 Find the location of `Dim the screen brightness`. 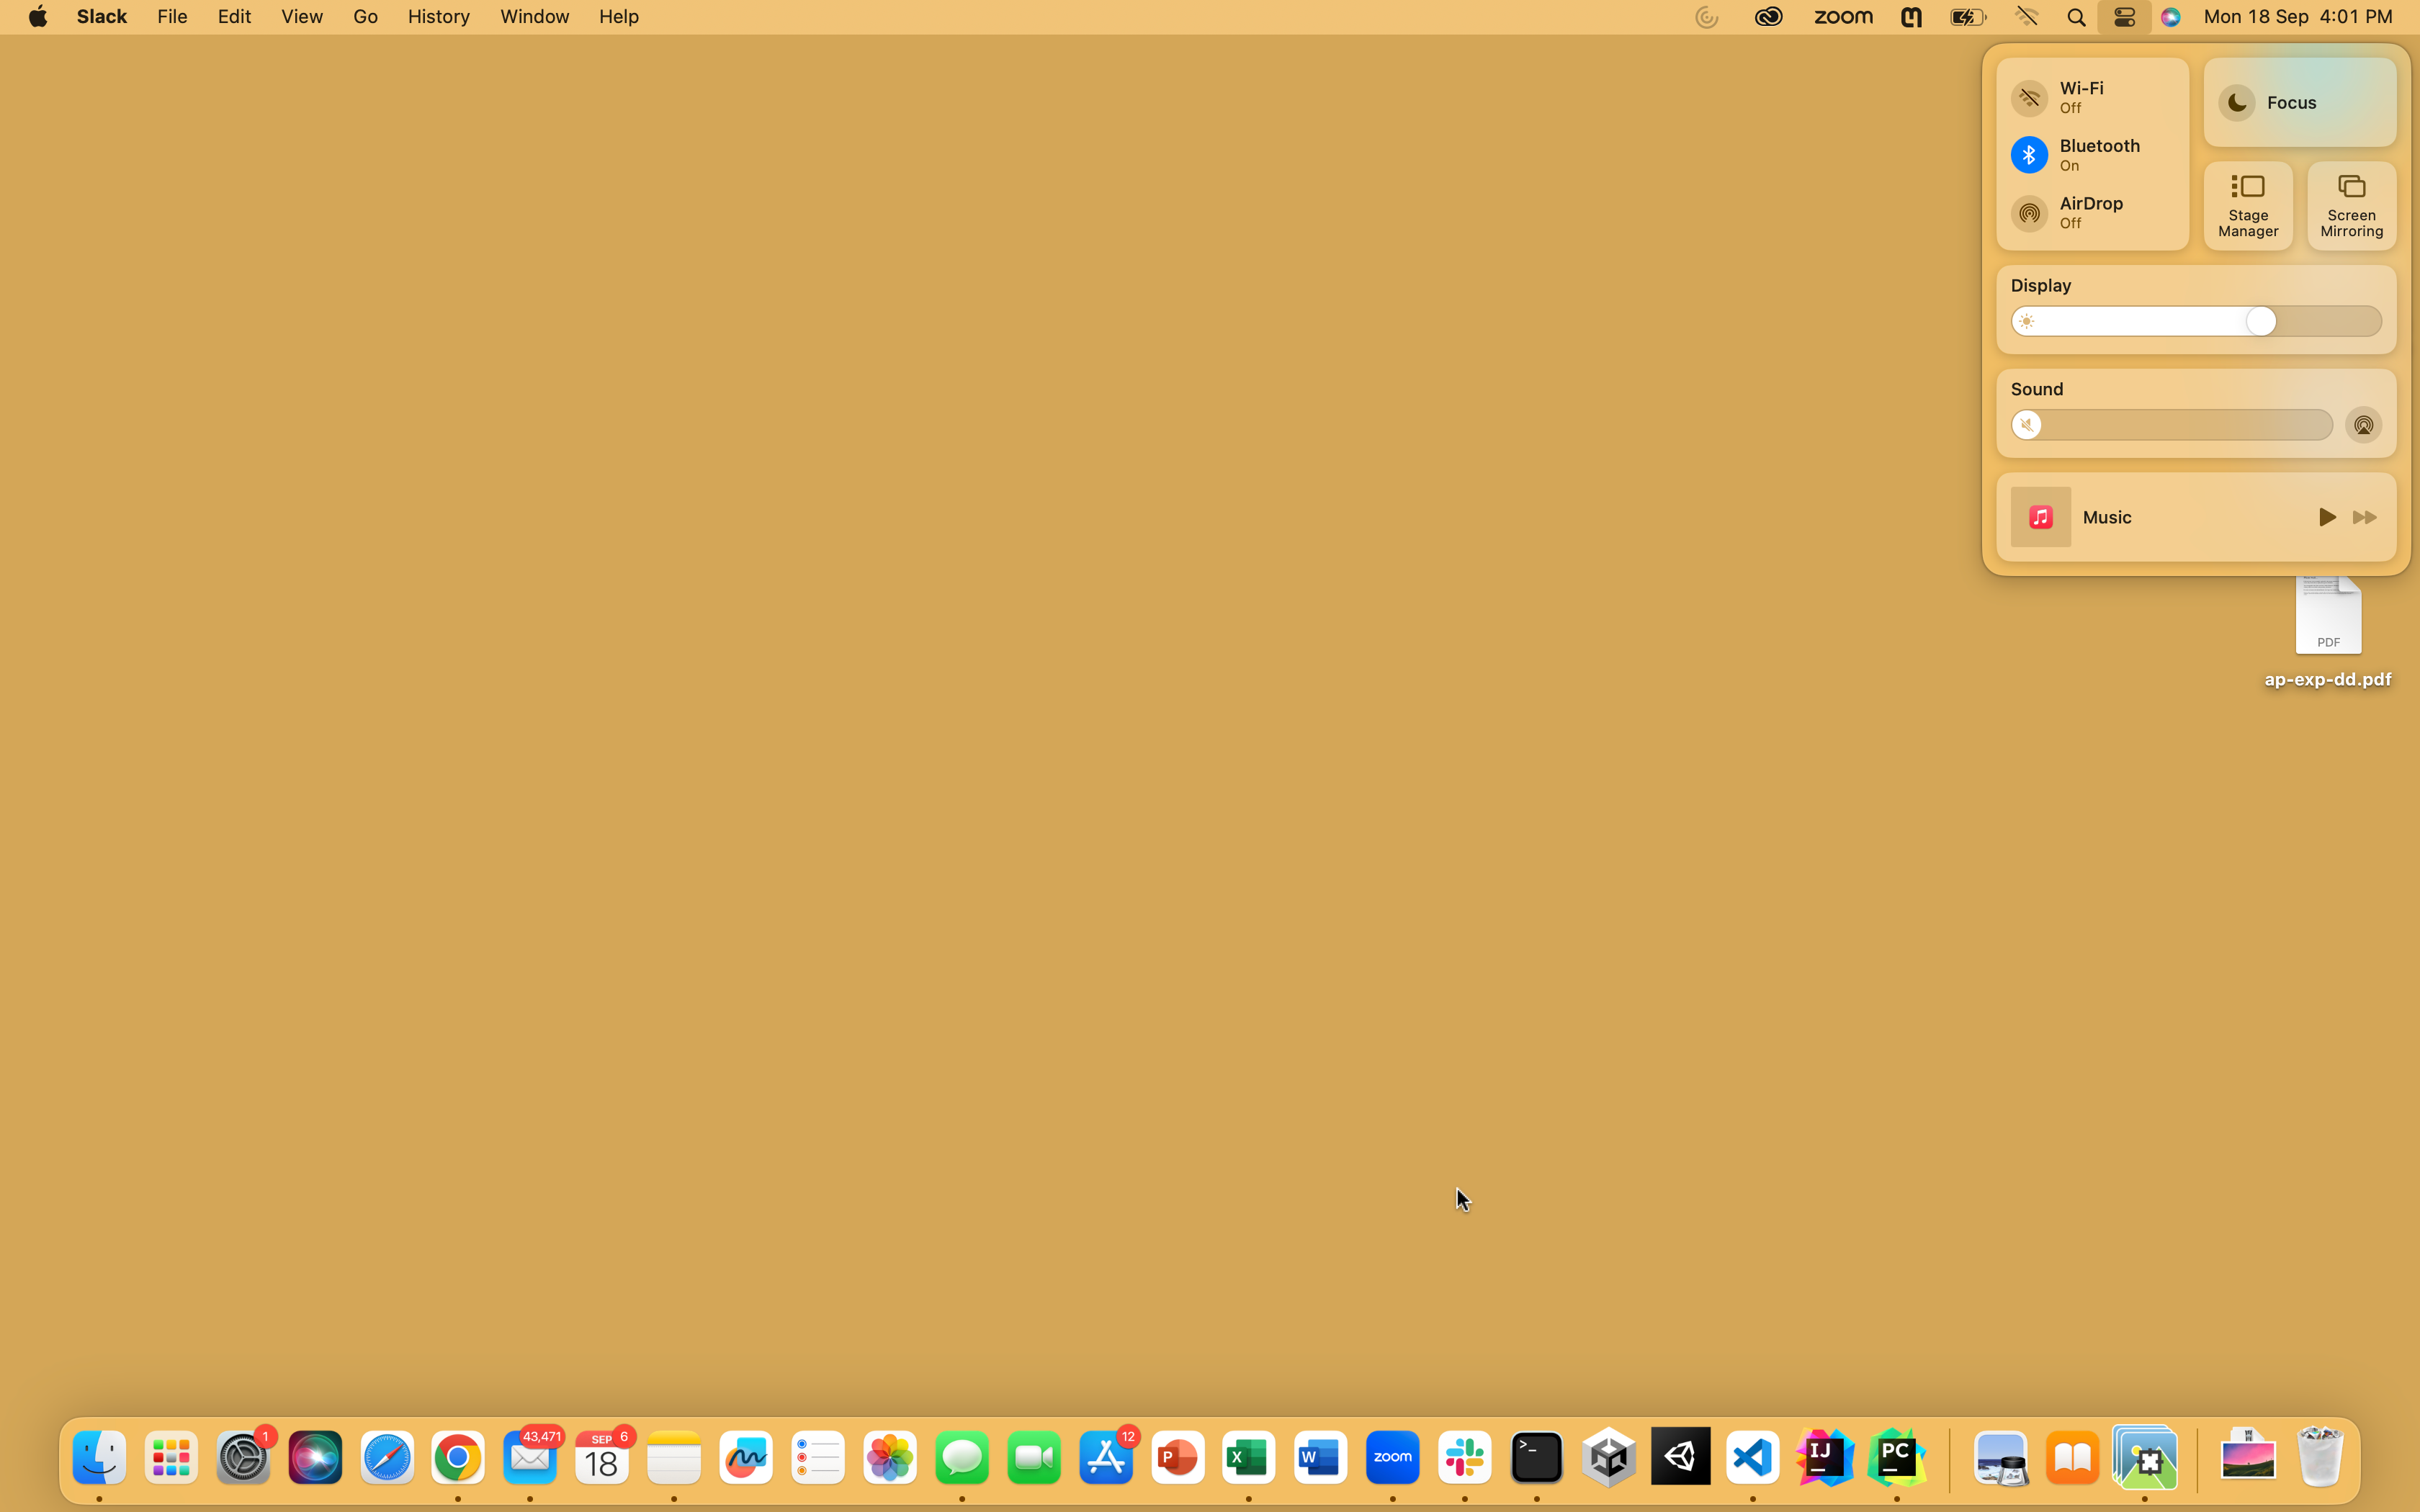

Dim the screen brightness is located at coordinates (2037, 319).